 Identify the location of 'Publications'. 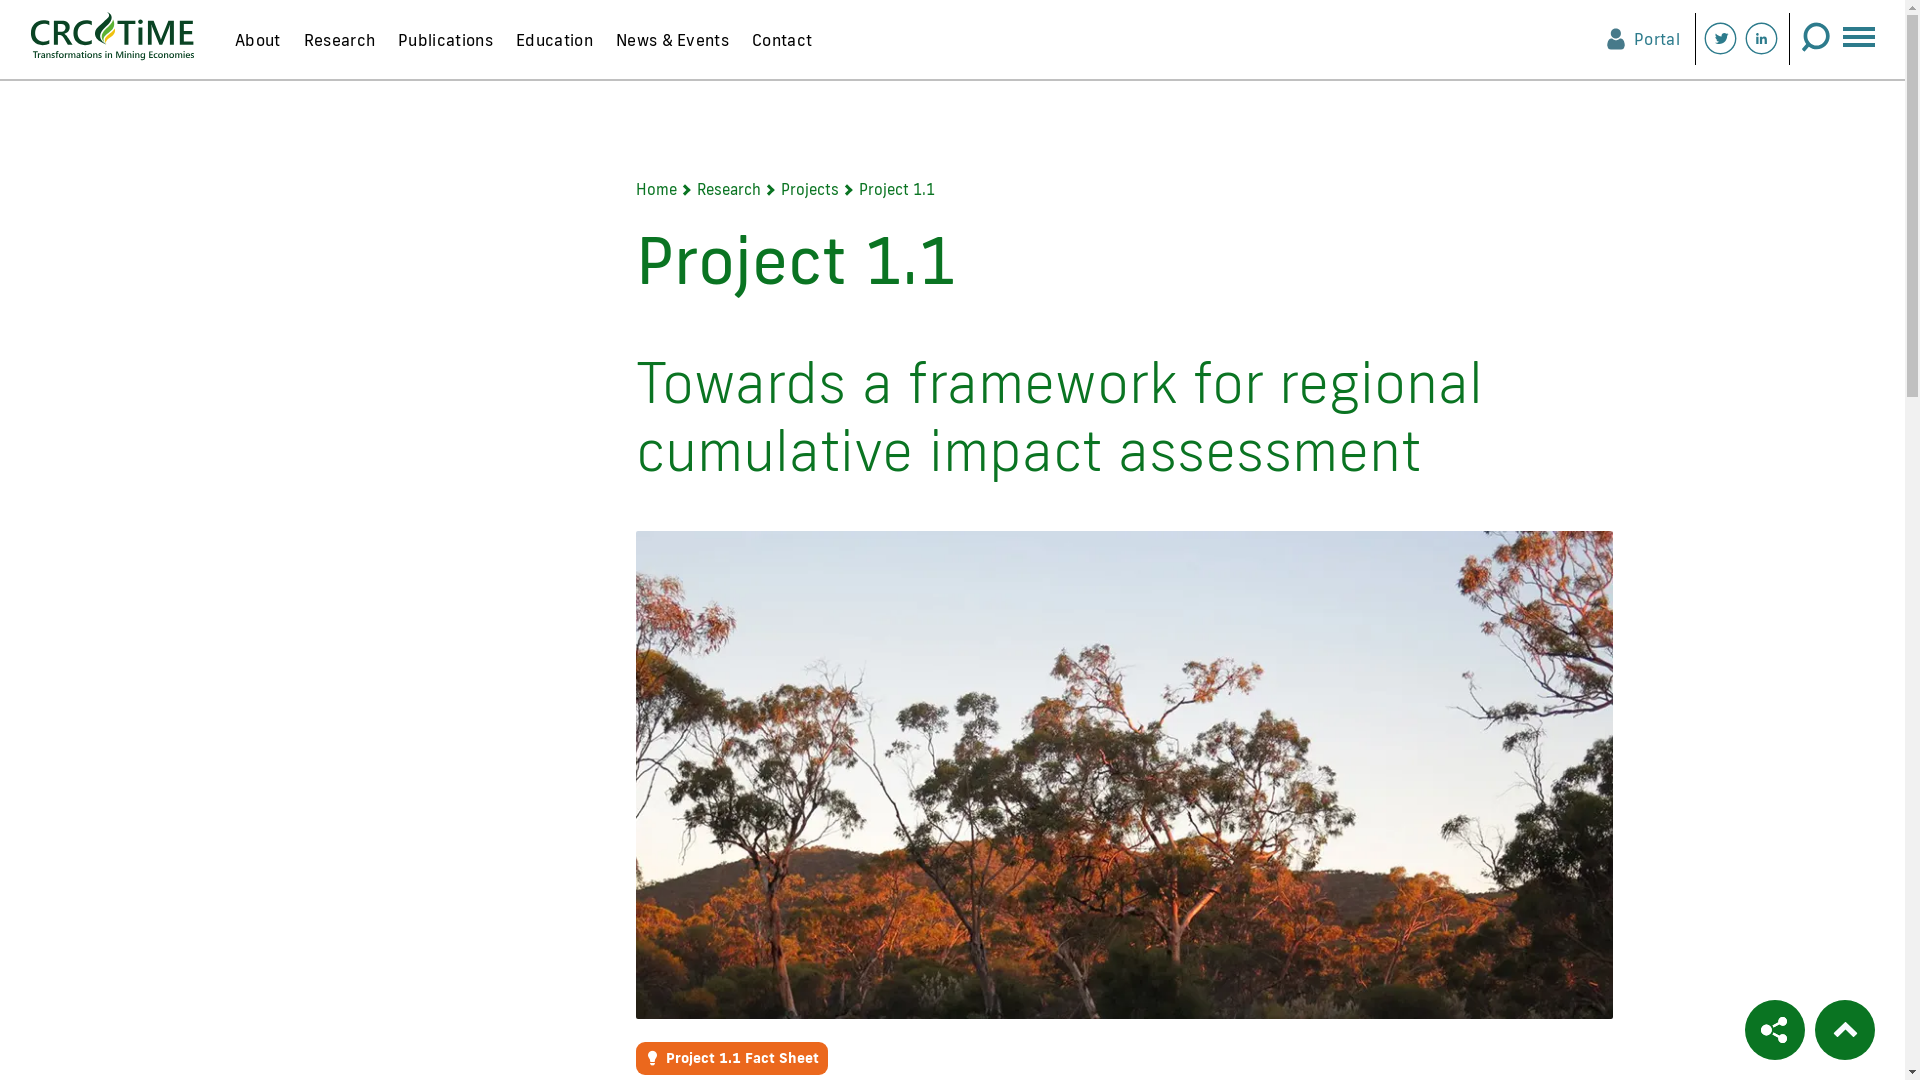
(443, 49).